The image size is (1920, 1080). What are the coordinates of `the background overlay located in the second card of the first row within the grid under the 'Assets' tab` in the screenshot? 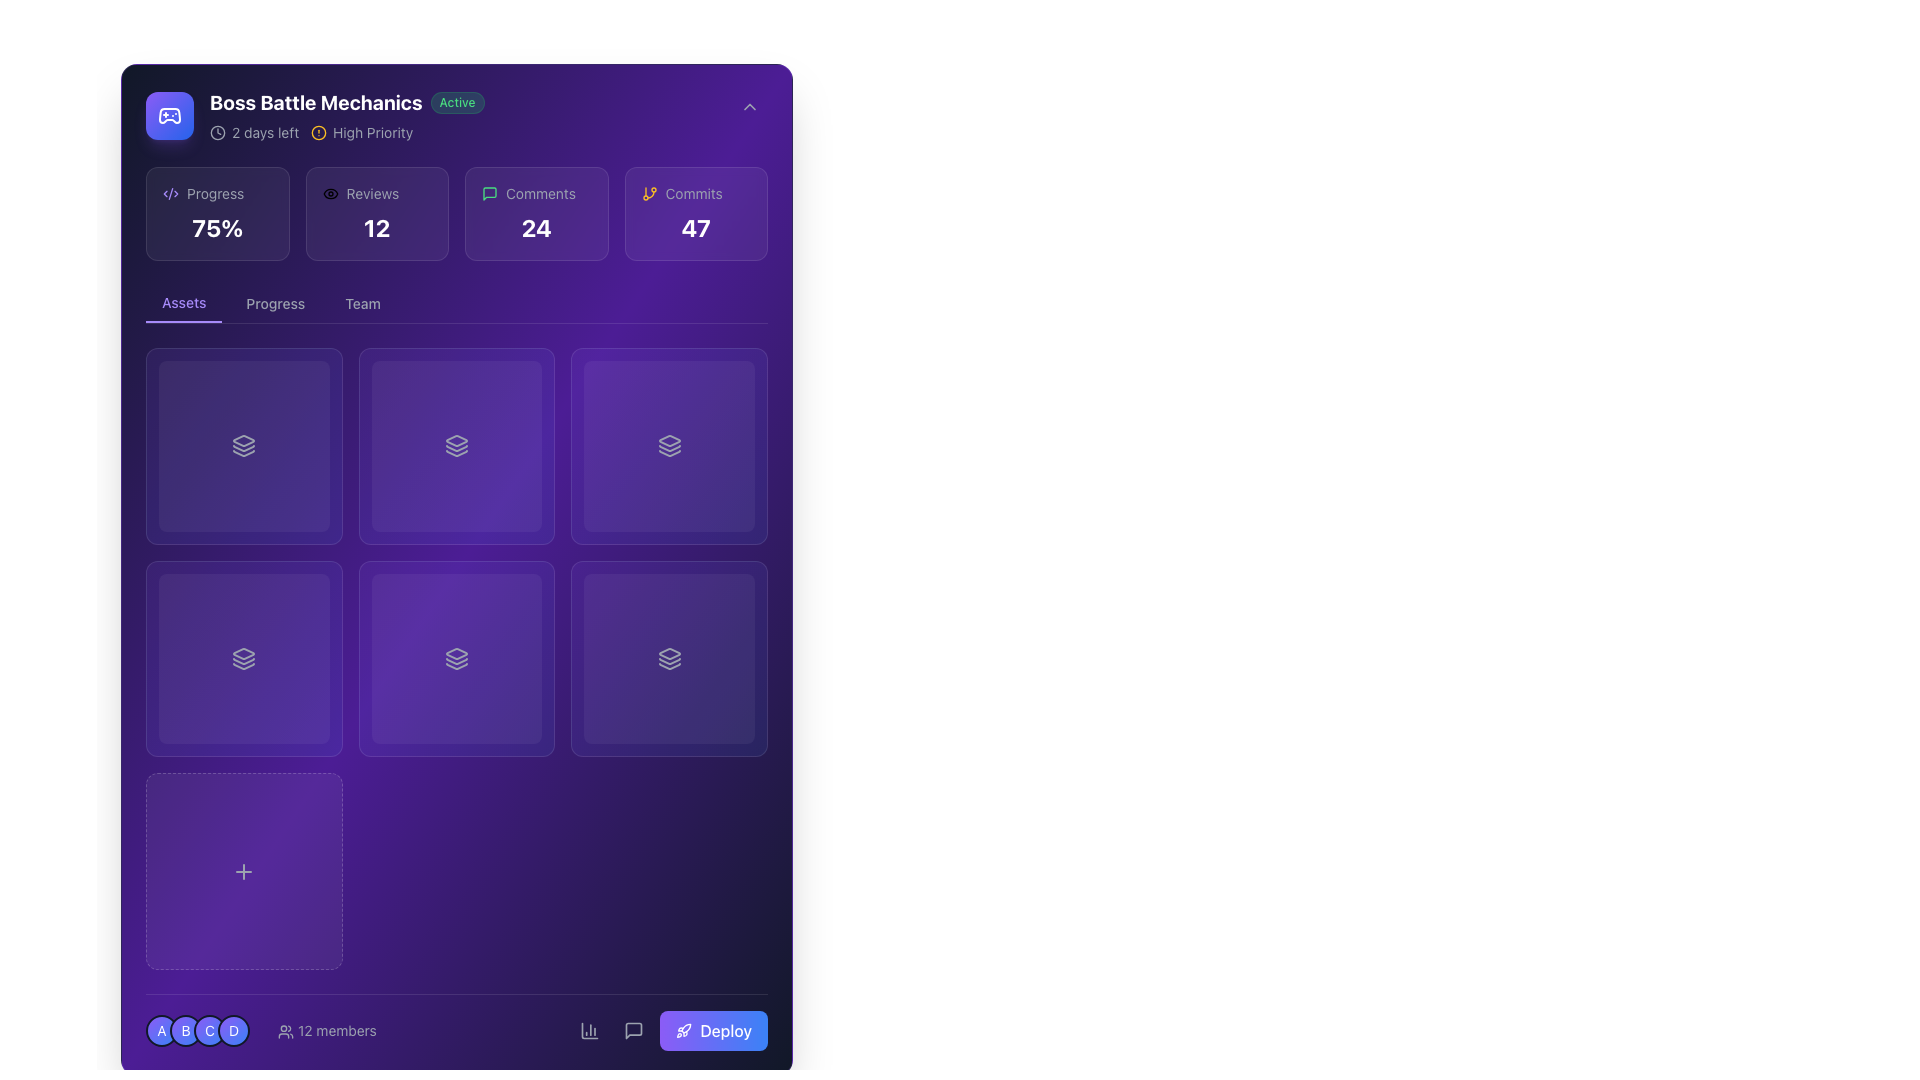 It's located at (243, 659).